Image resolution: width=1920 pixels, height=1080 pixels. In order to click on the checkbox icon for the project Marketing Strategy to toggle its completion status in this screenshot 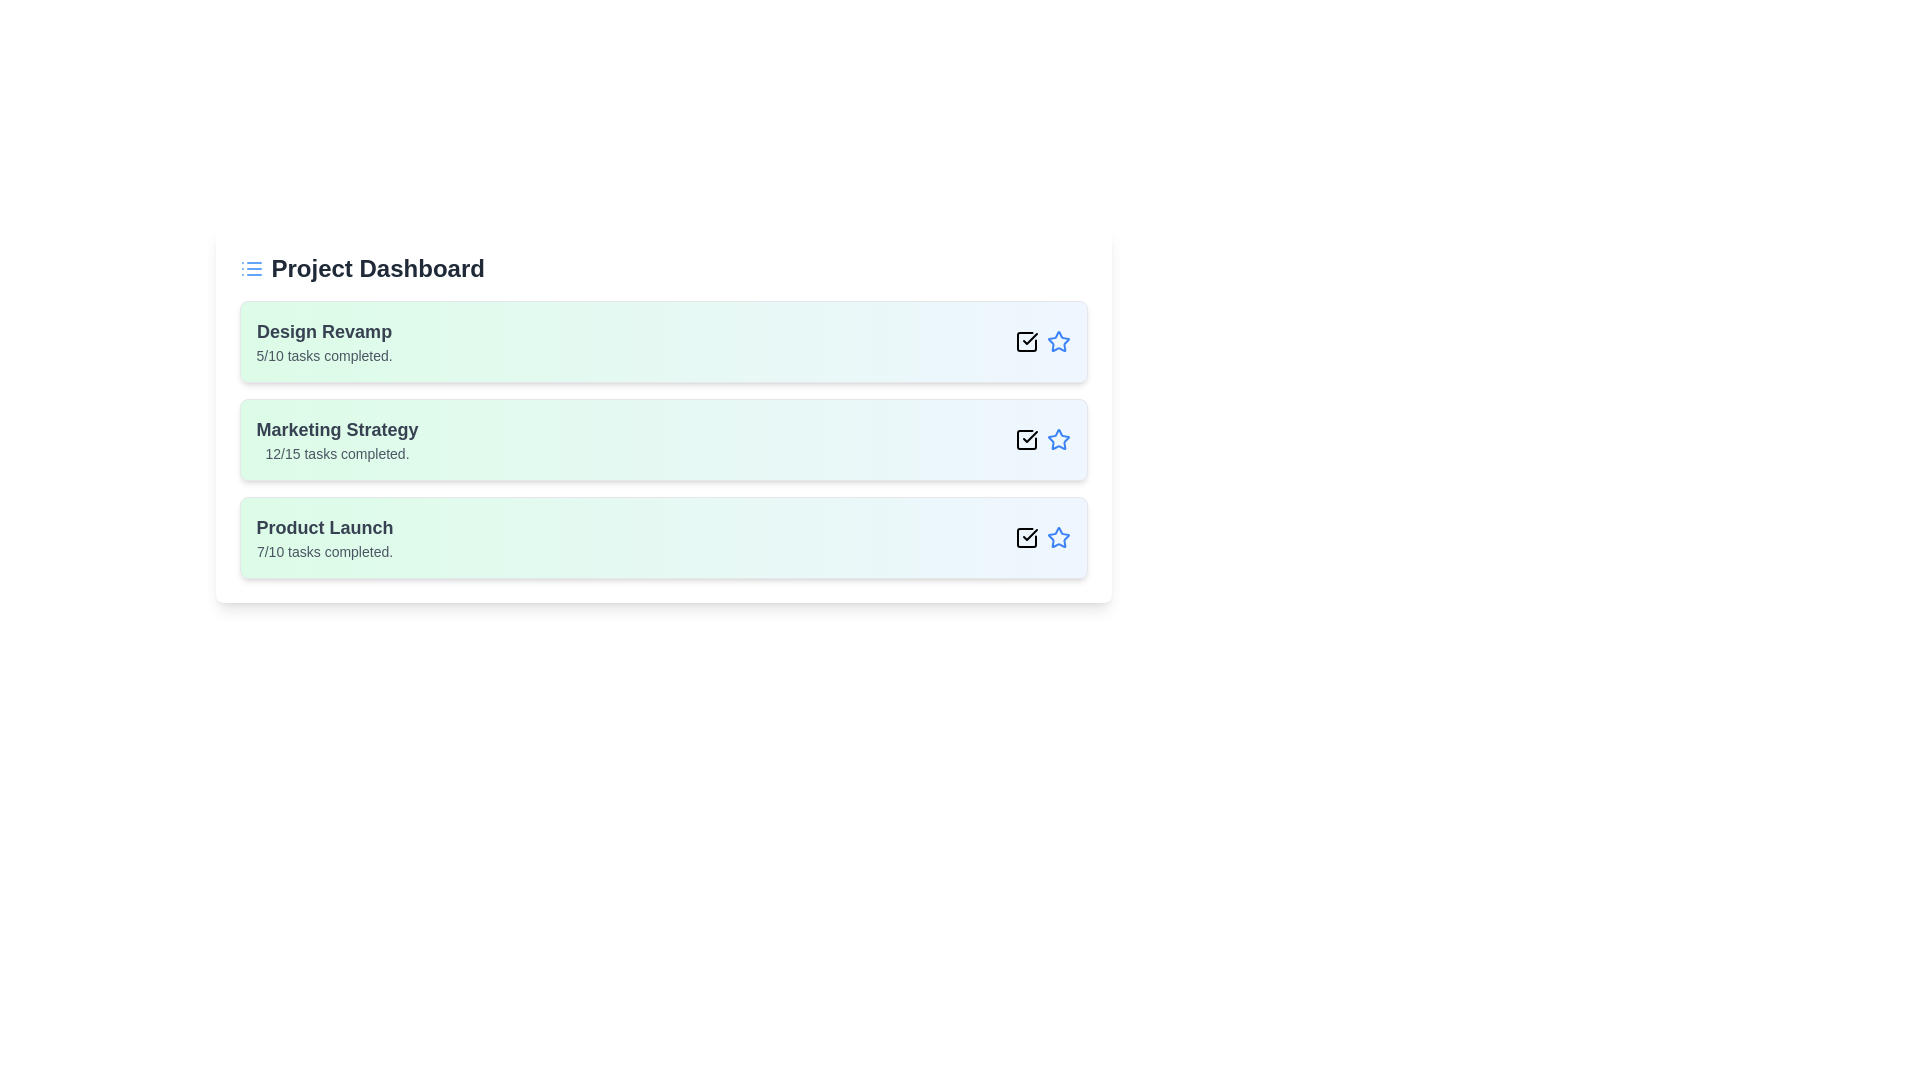, I will do `click(1026, 438)`.